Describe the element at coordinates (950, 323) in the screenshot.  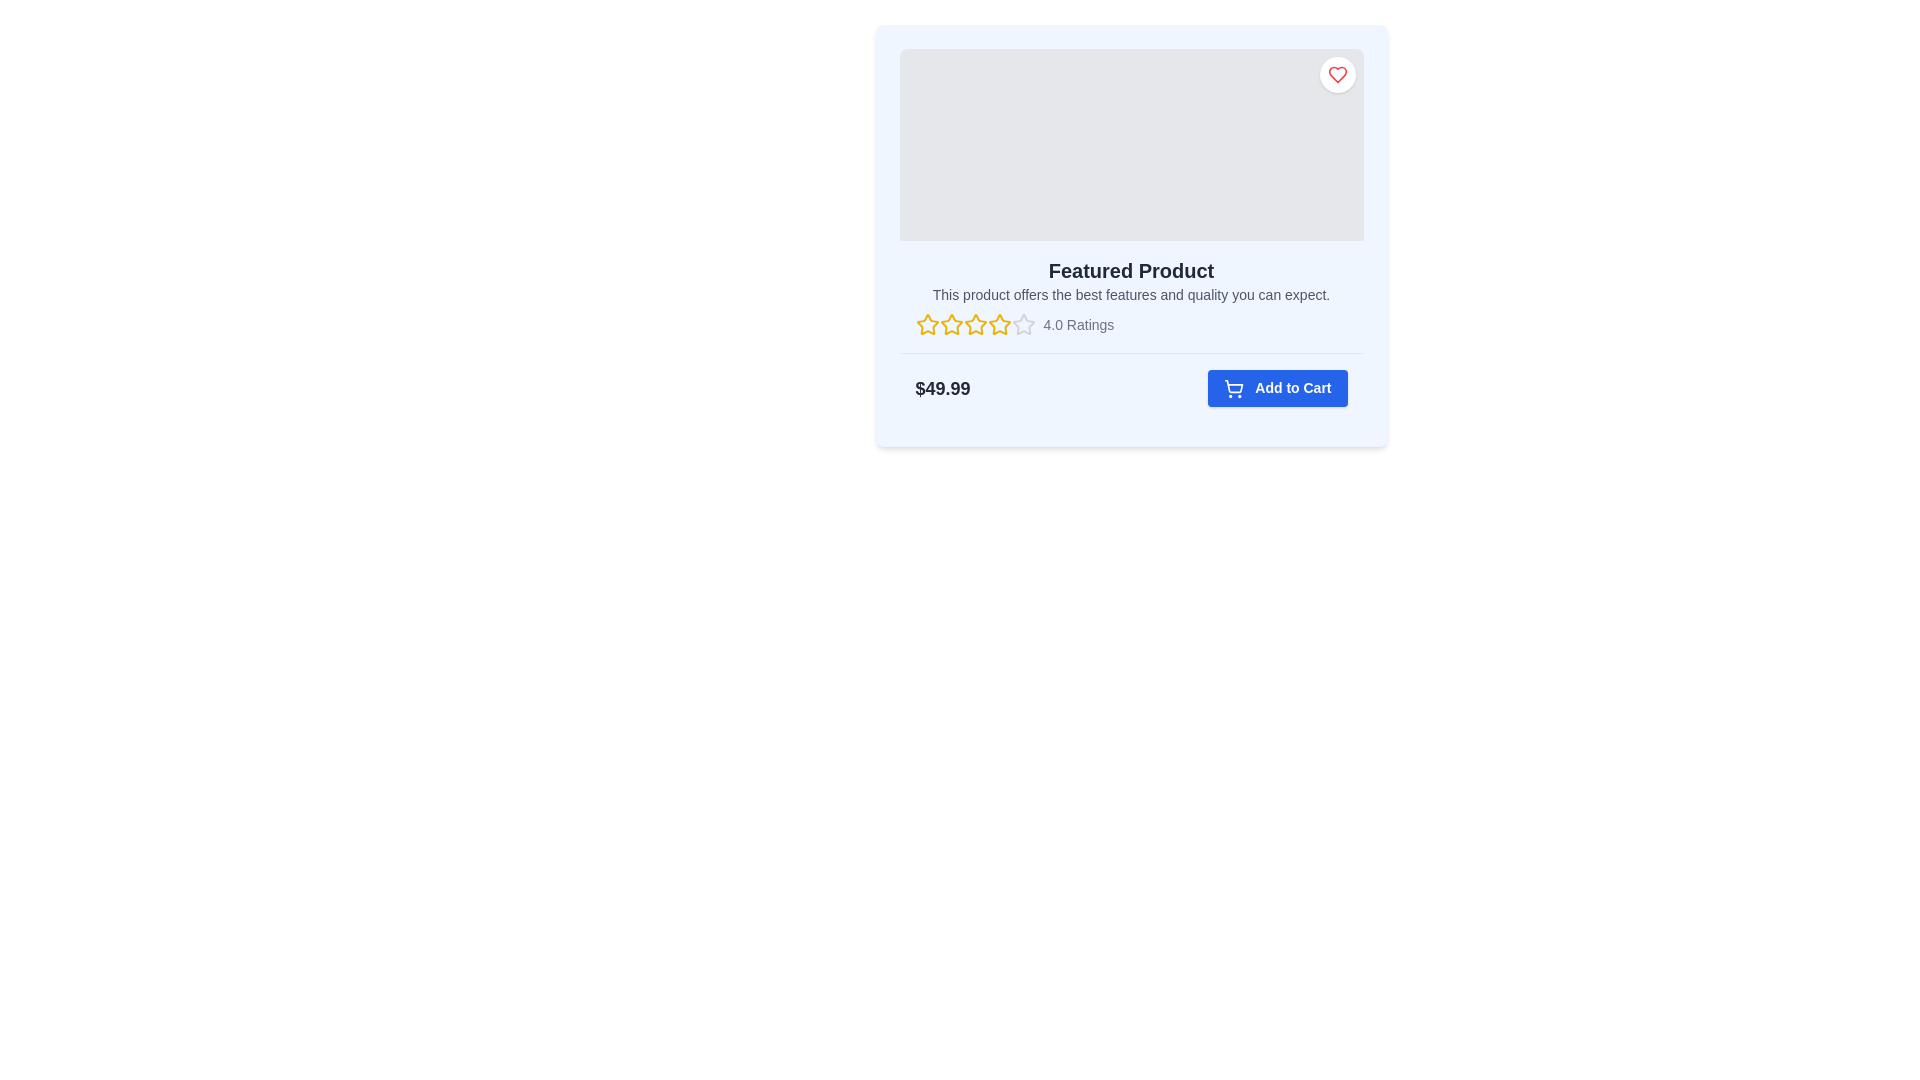
I see `keyboard navigation` at that location.